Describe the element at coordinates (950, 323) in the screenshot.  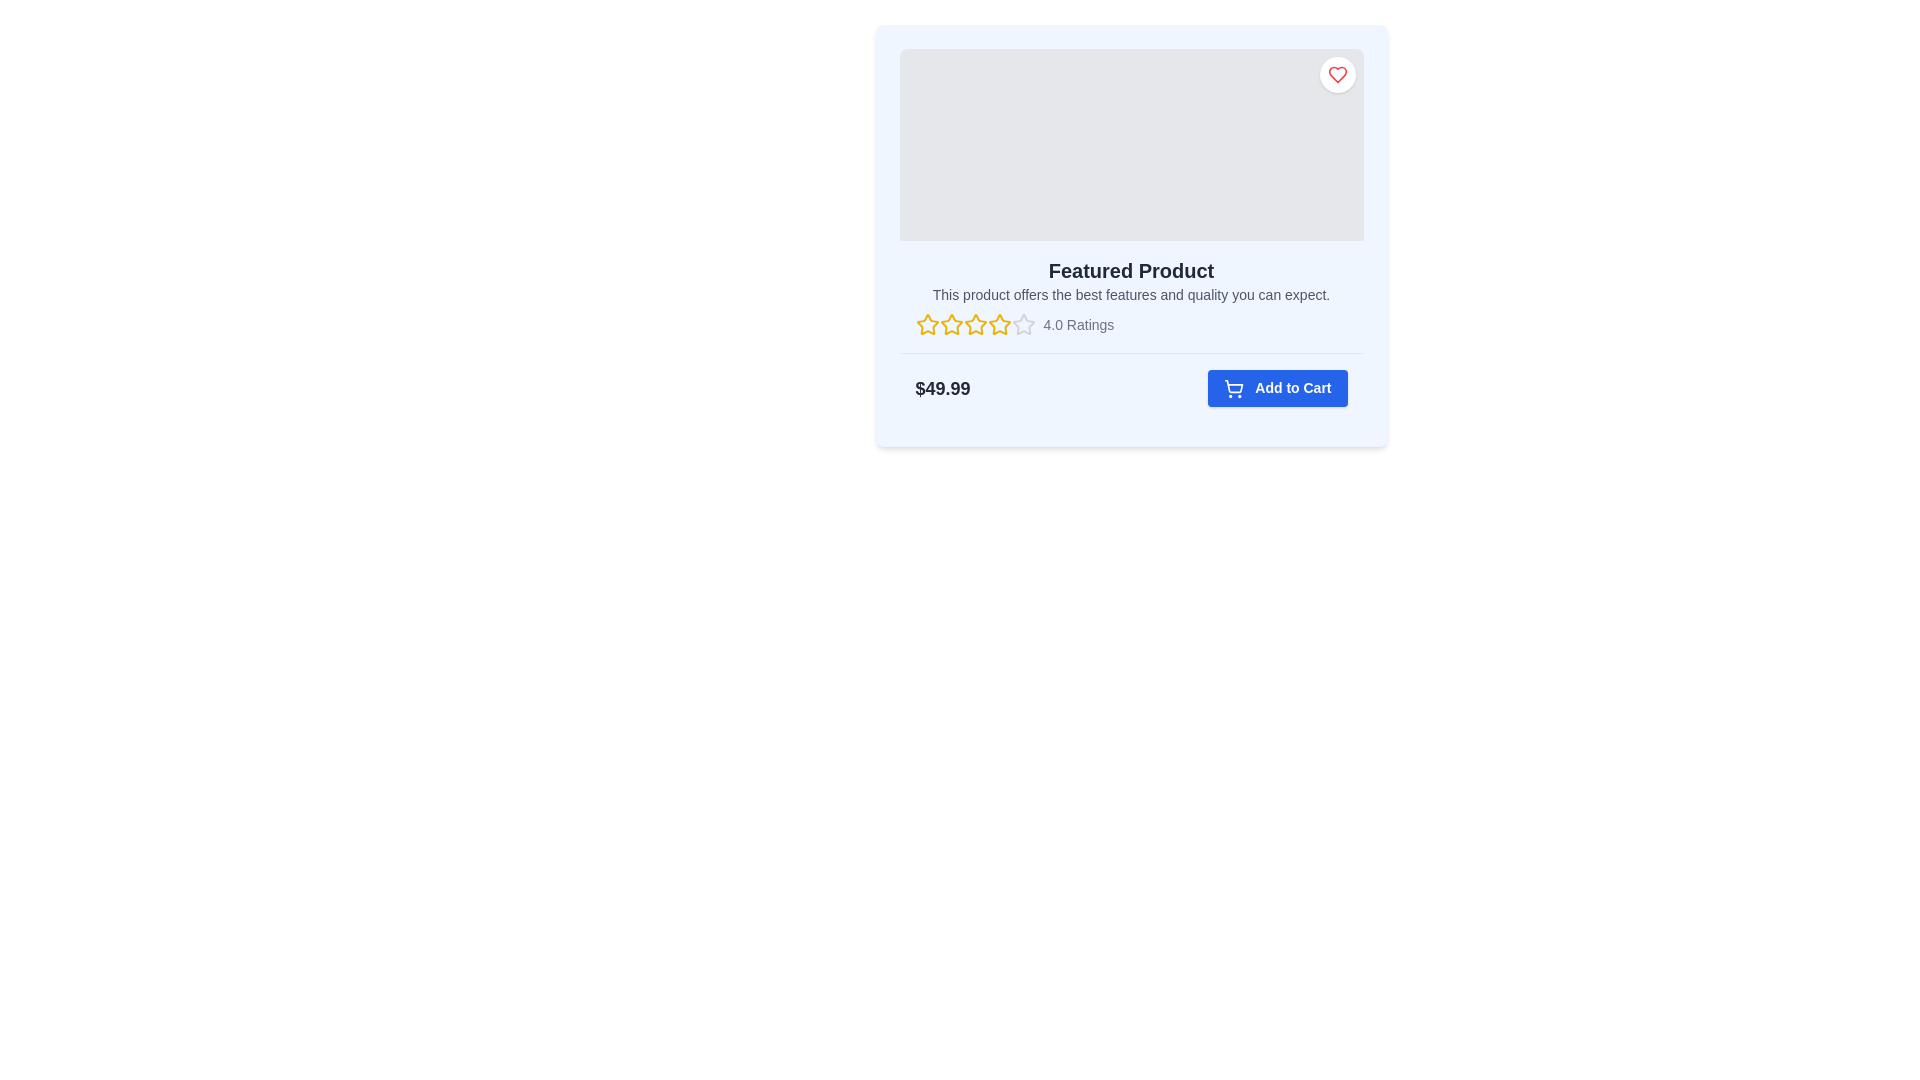
I see `keyboard navigation` at that location.